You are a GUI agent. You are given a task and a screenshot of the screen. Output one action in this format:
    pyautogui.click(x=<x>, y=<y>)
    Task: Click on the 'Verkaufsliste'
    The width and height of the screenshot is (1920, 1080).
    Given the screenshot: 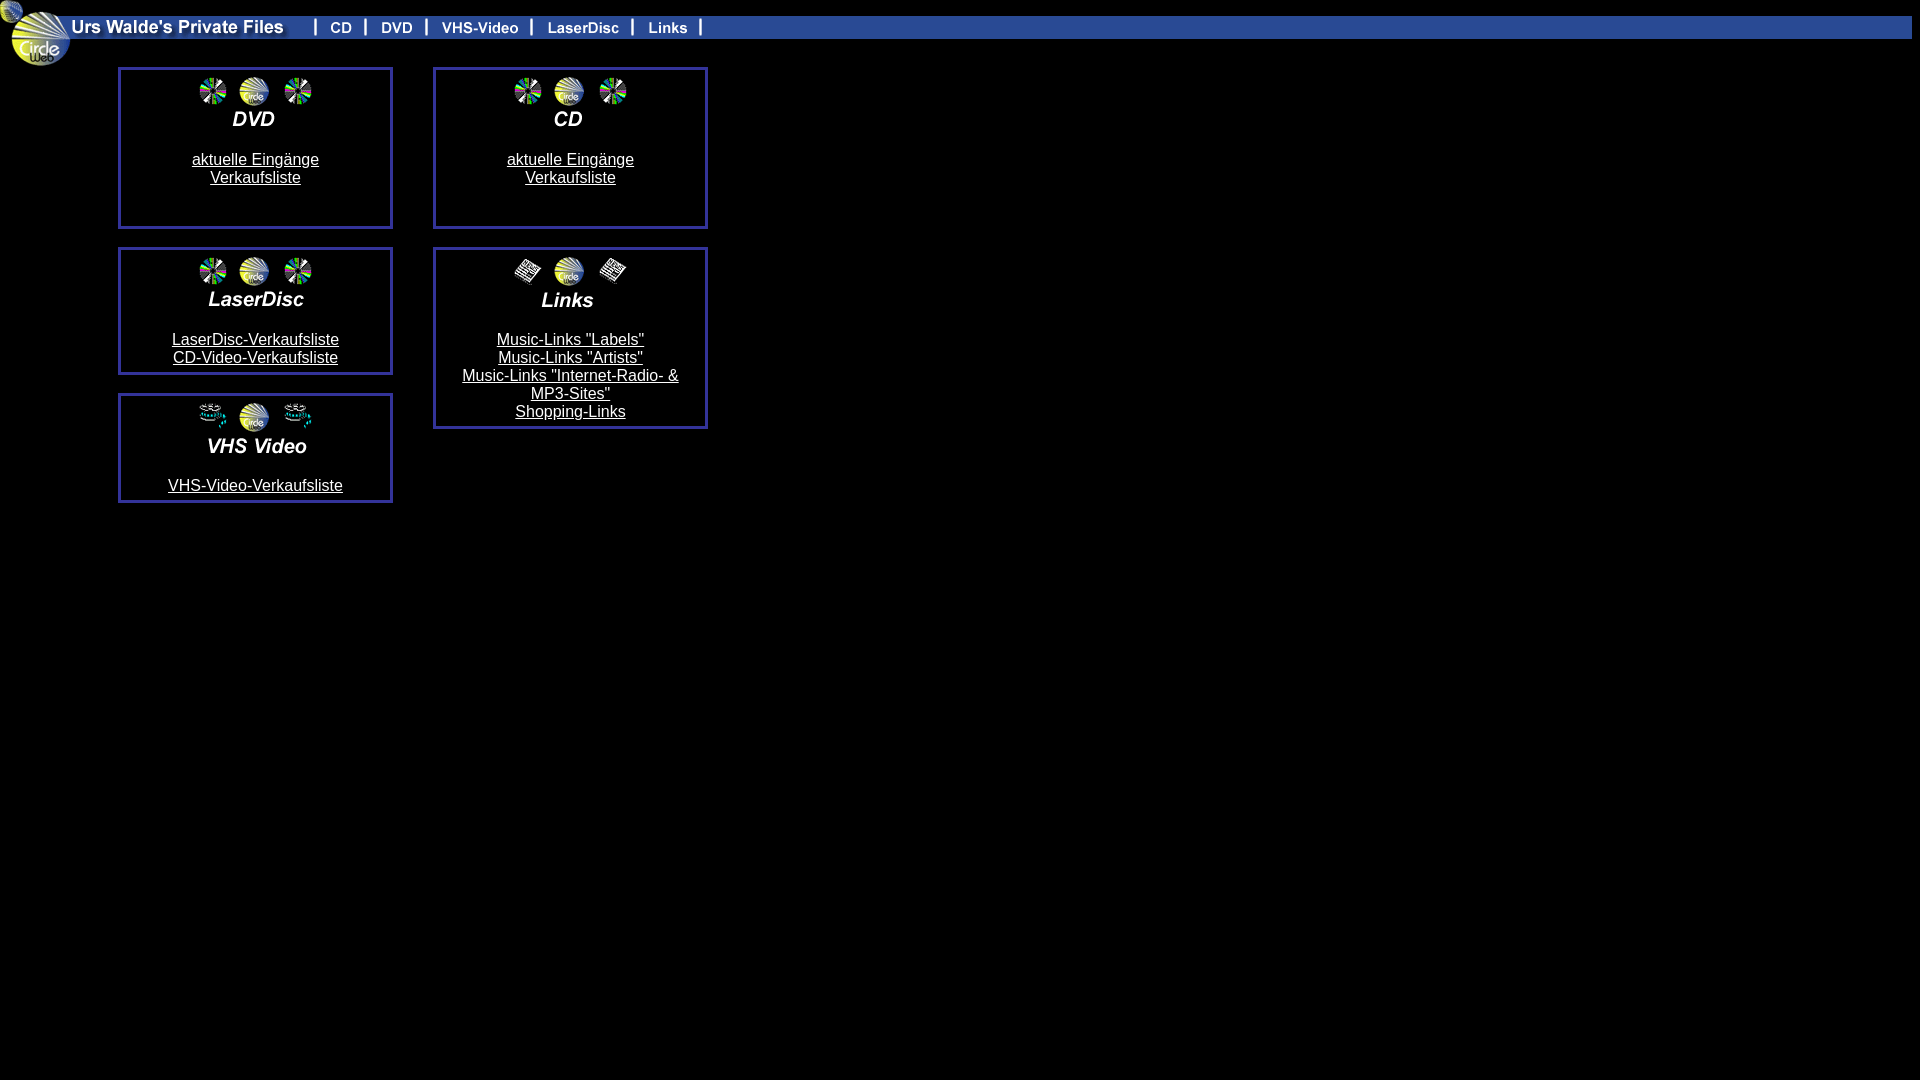 What is the action you would take?
    pyautogui.click(x=254, y=176)
    